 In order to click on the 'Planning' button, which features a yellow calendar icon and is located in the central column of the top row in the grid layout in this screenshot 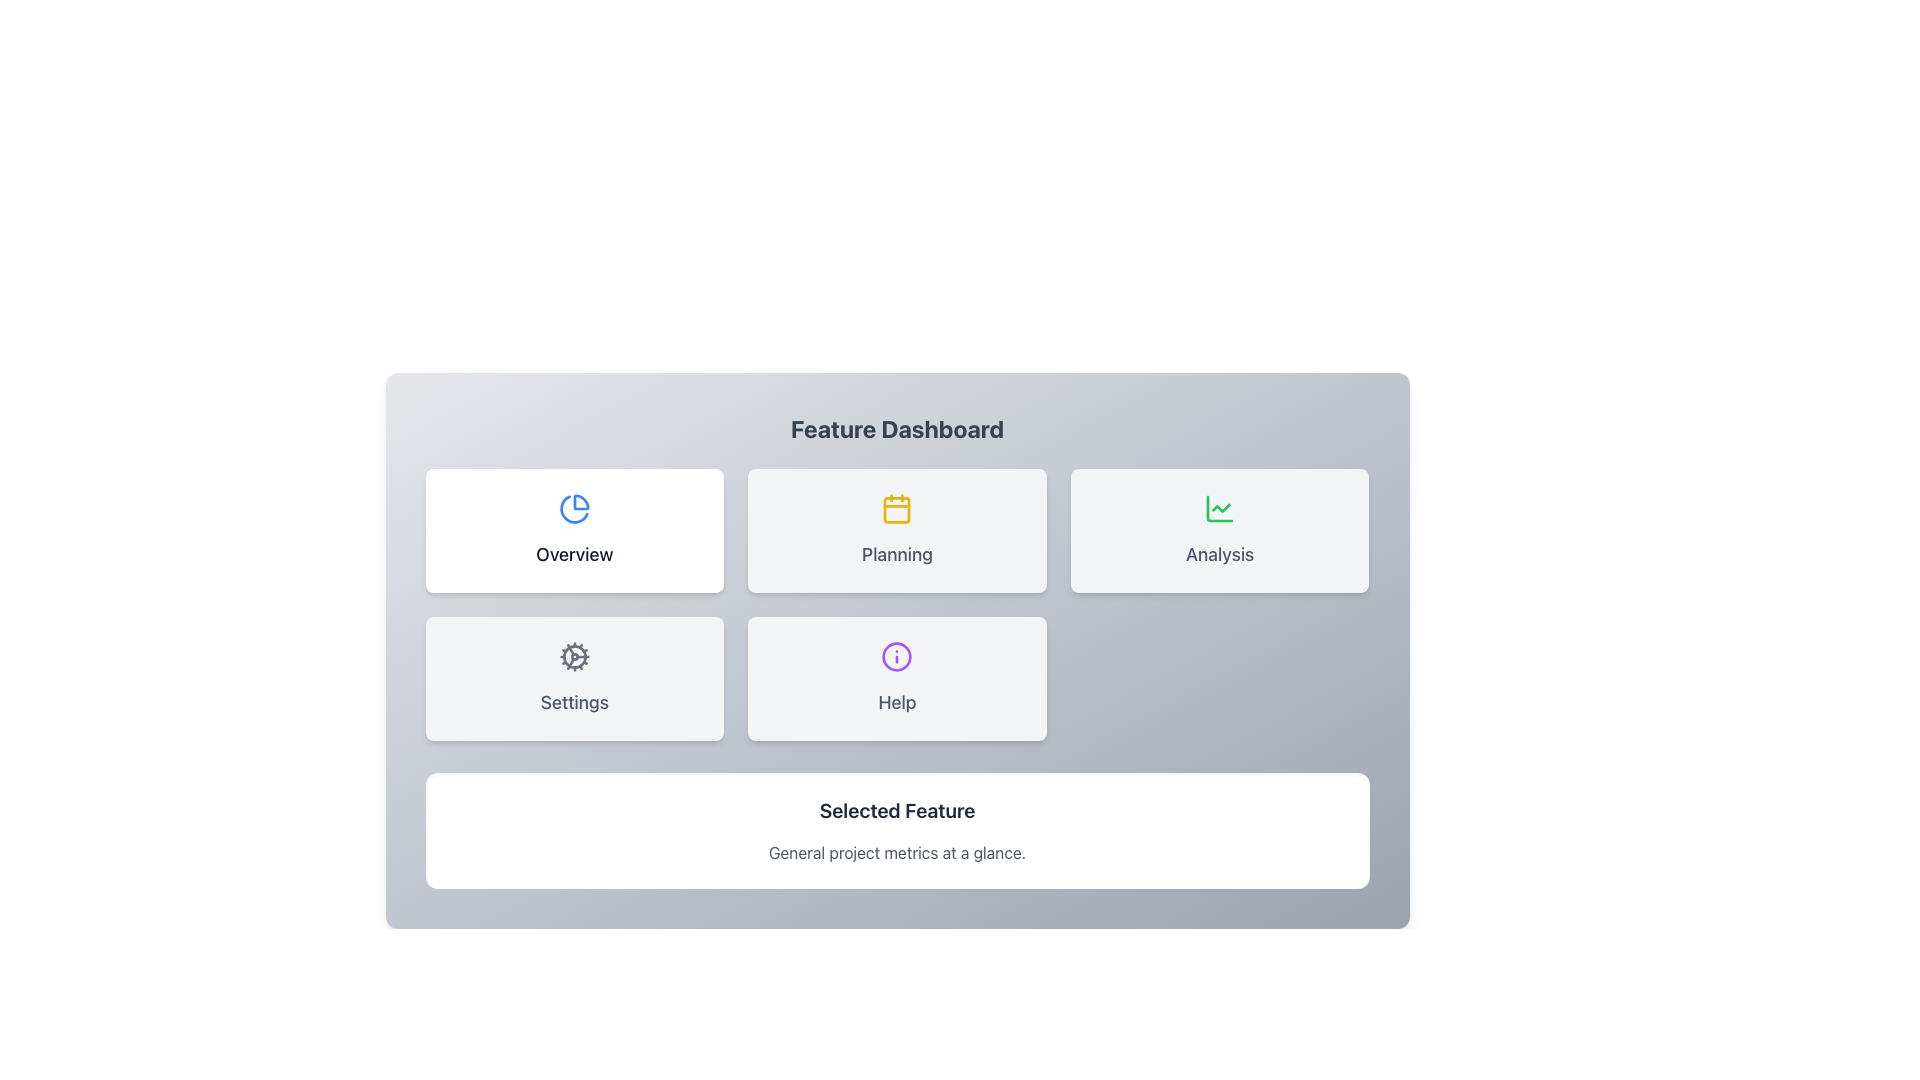, I will do `click(896, 530)`.